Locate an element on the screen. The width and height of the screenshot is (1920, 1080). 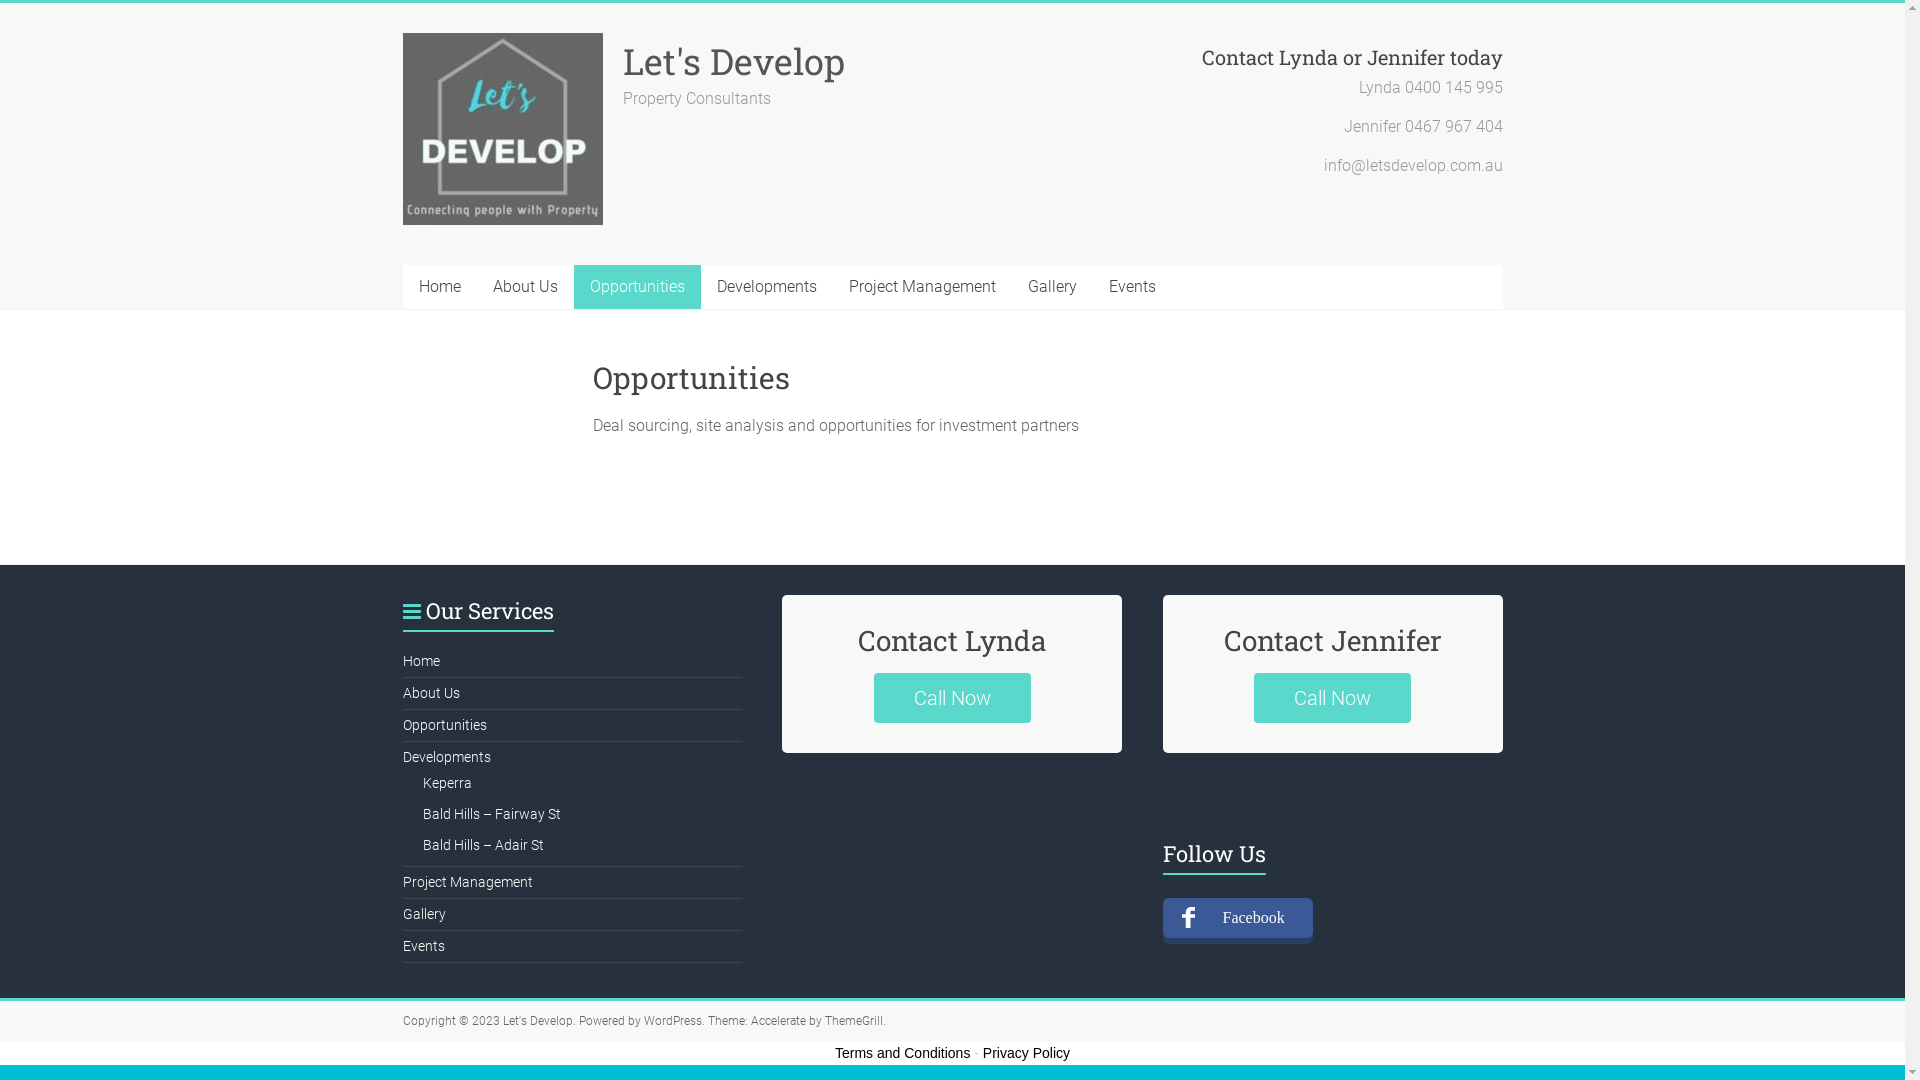
'Let's Develop' is located at coordinates (537, 1021).